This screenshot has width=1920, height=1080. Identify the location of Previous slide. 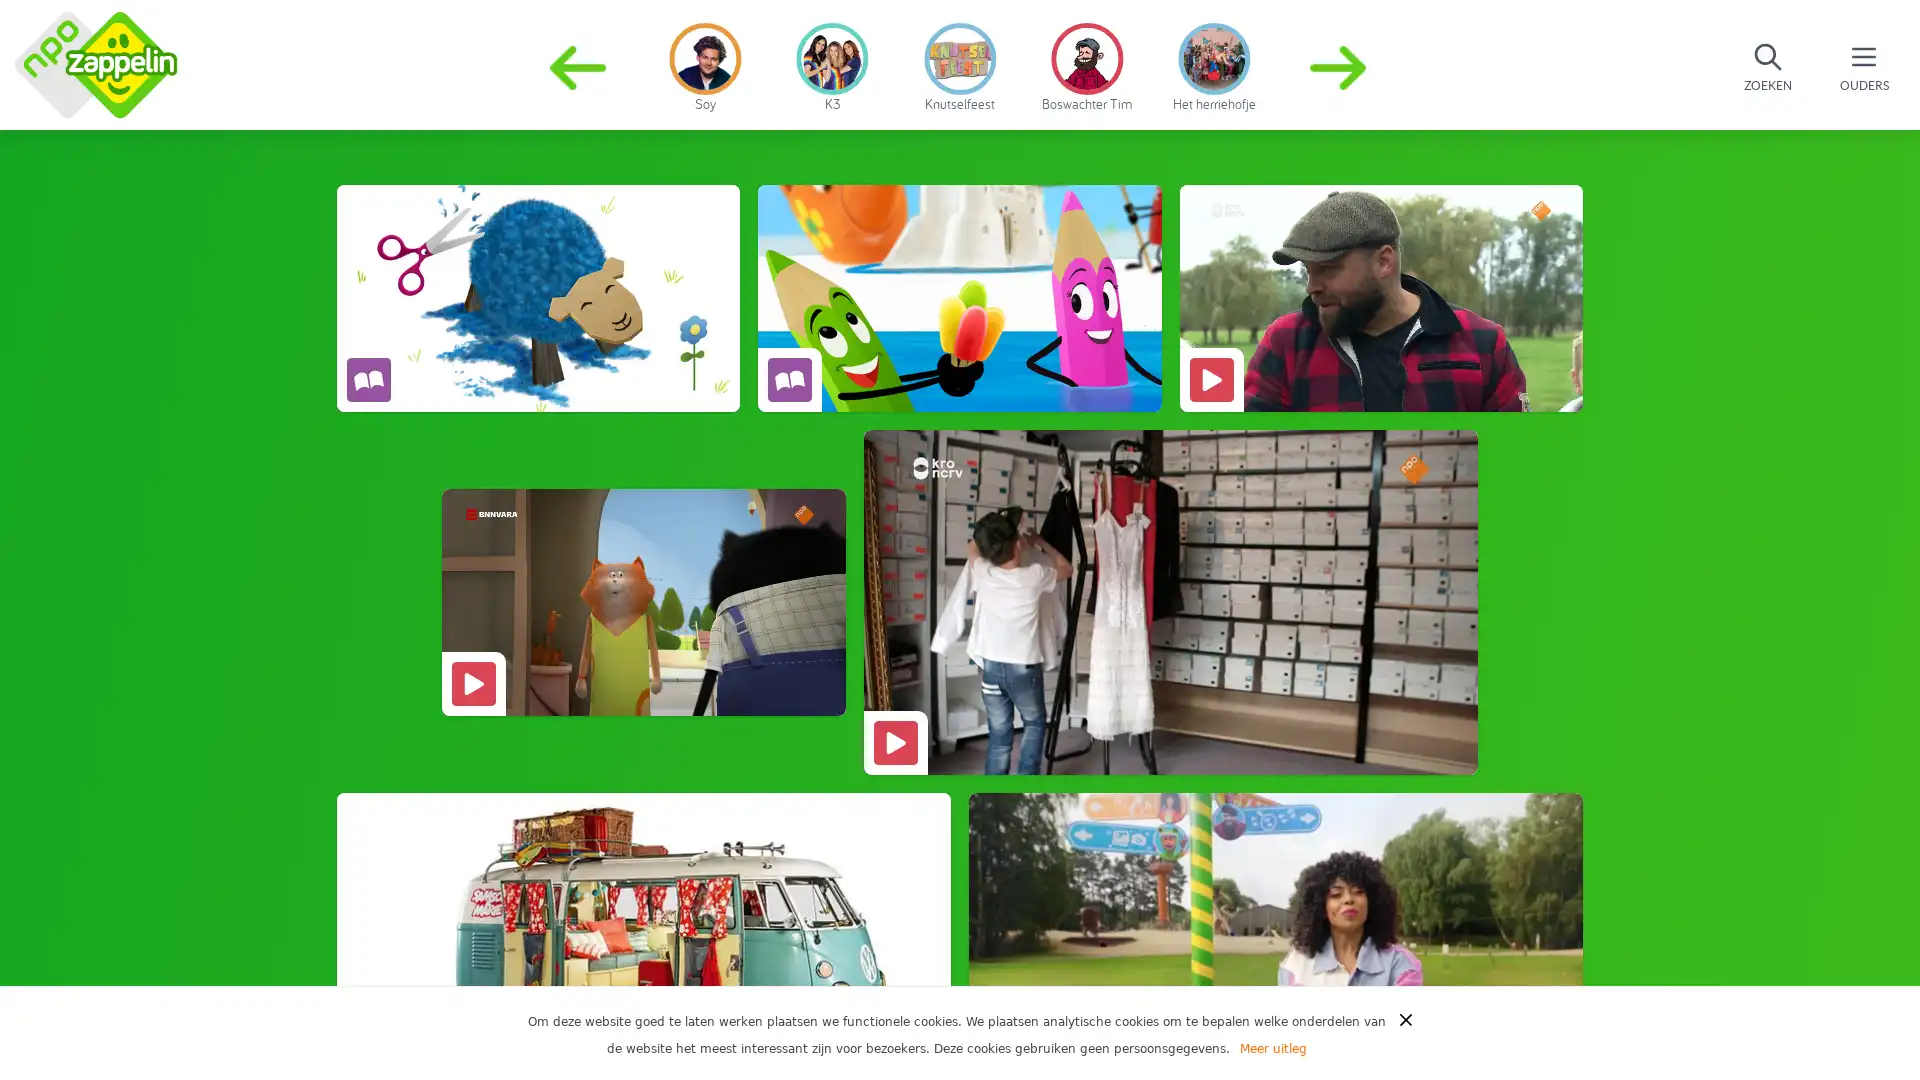
(579, 65).